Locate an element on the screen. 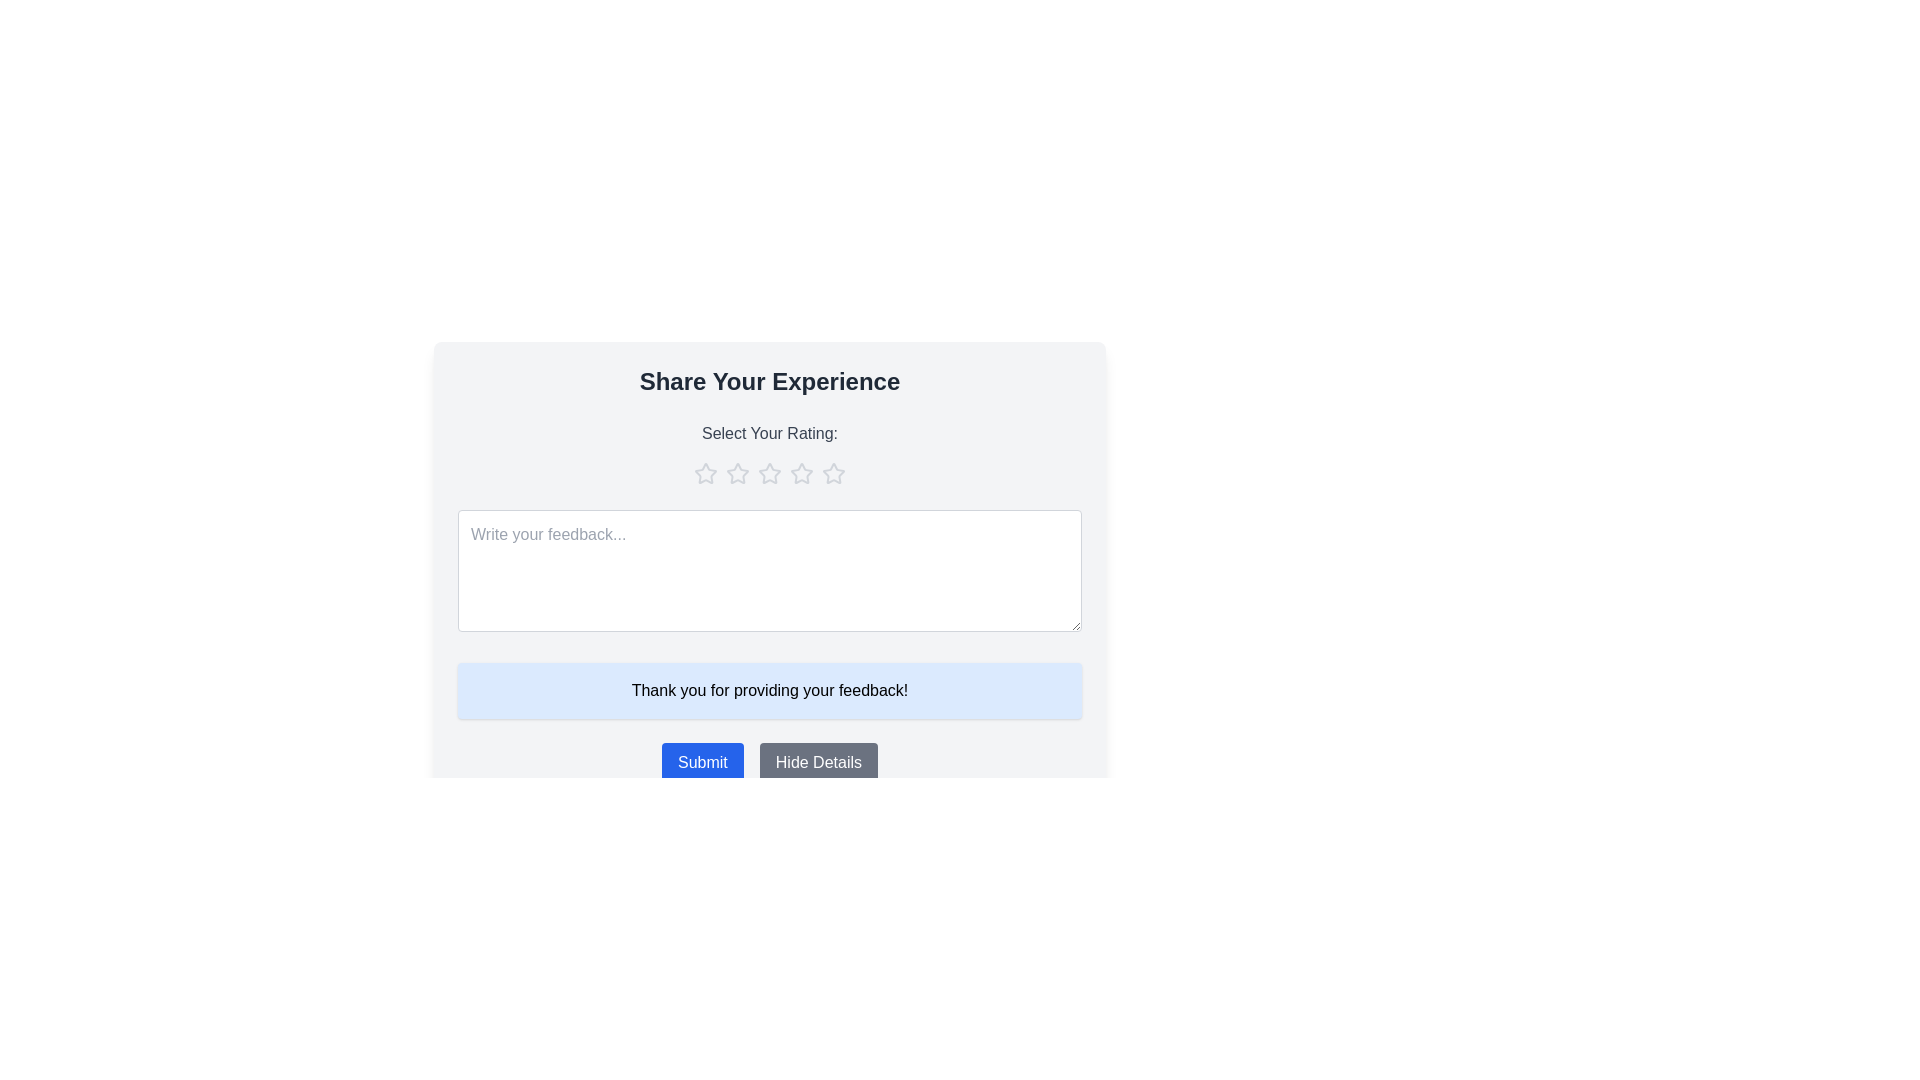 This screenshot has width=1920, height=1080. the text box with a light blue background displaying 'Thank you for providing your feedback!' located between the feedback text area and the buttons is located at coordinates (768, 689).